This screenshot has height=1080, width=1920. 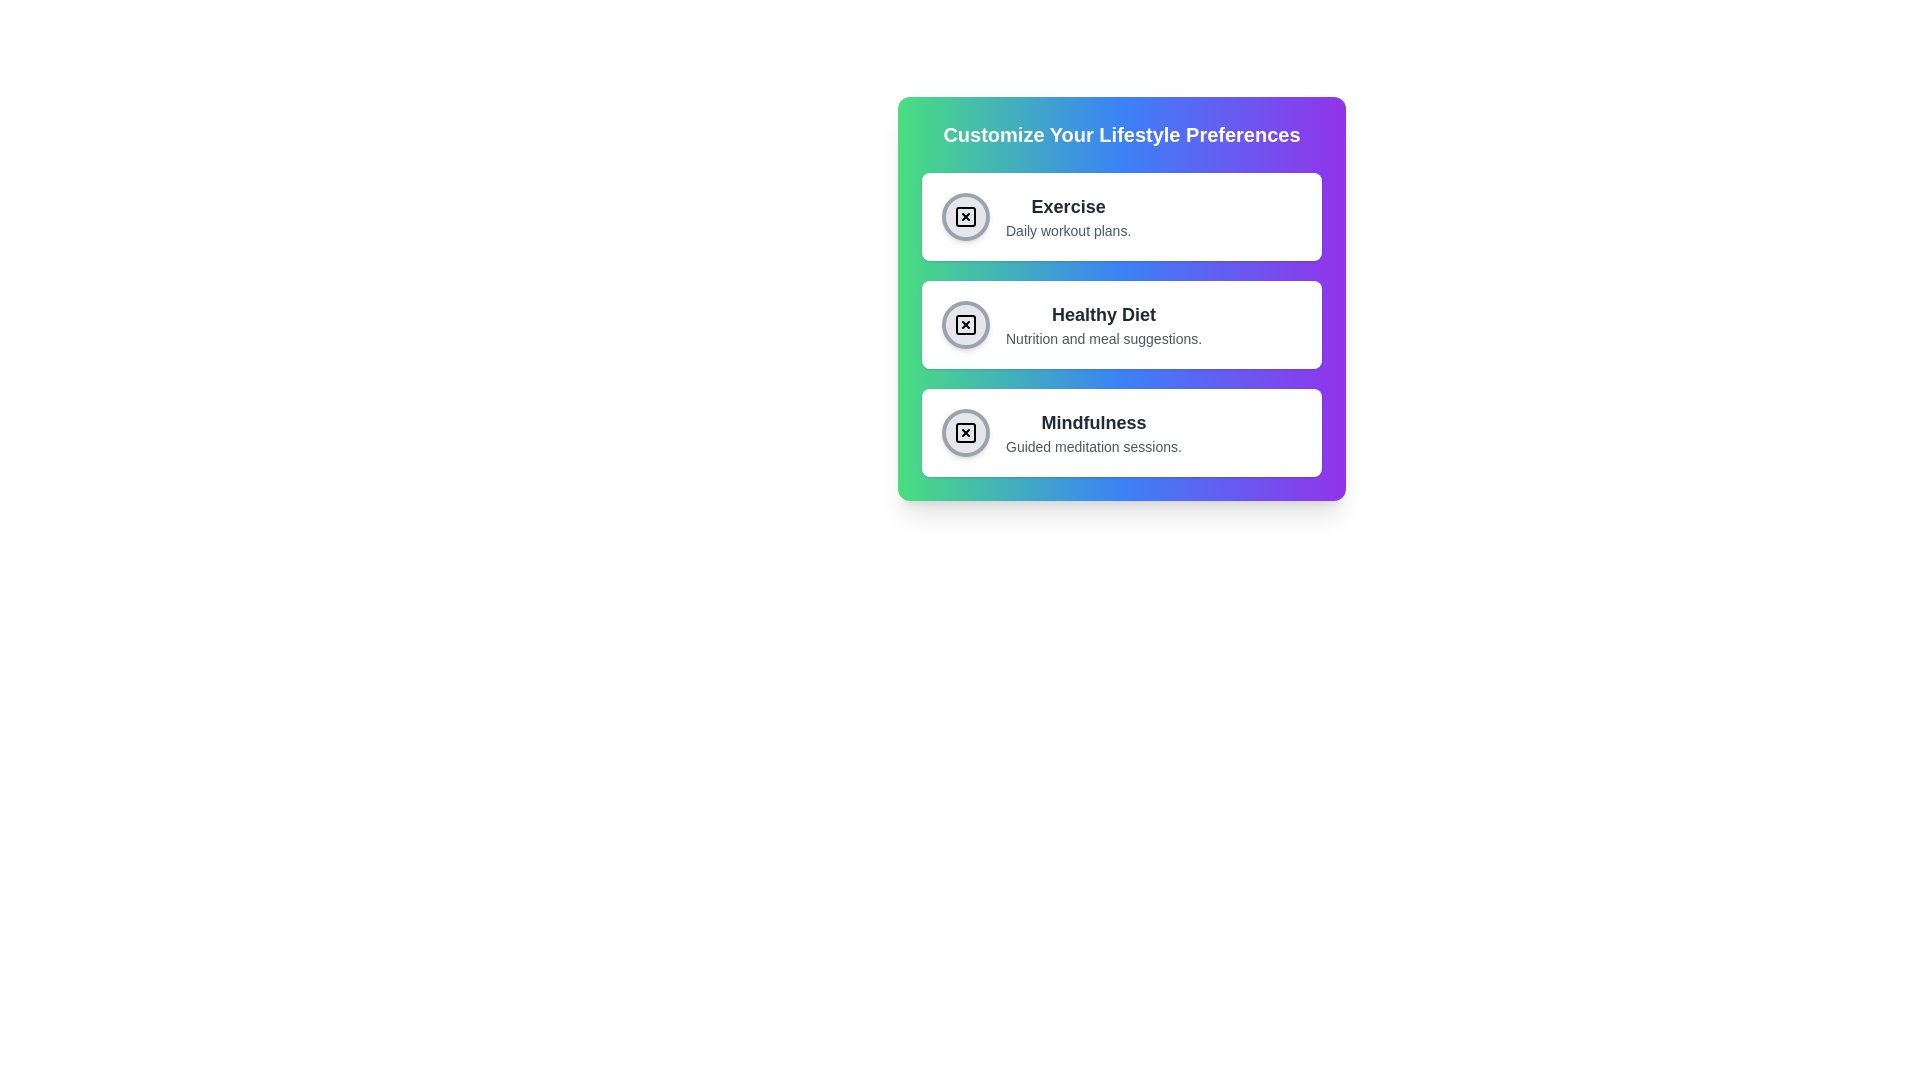 What do you see at coordinates (1067, 230) in the screenshot?
I see `the descriptive text label located directly below the 'Exercise' option in the first section of the selectable panels under the 'Customize Your Lifestyle Preferences' header` at bounding box center [1067, 230].